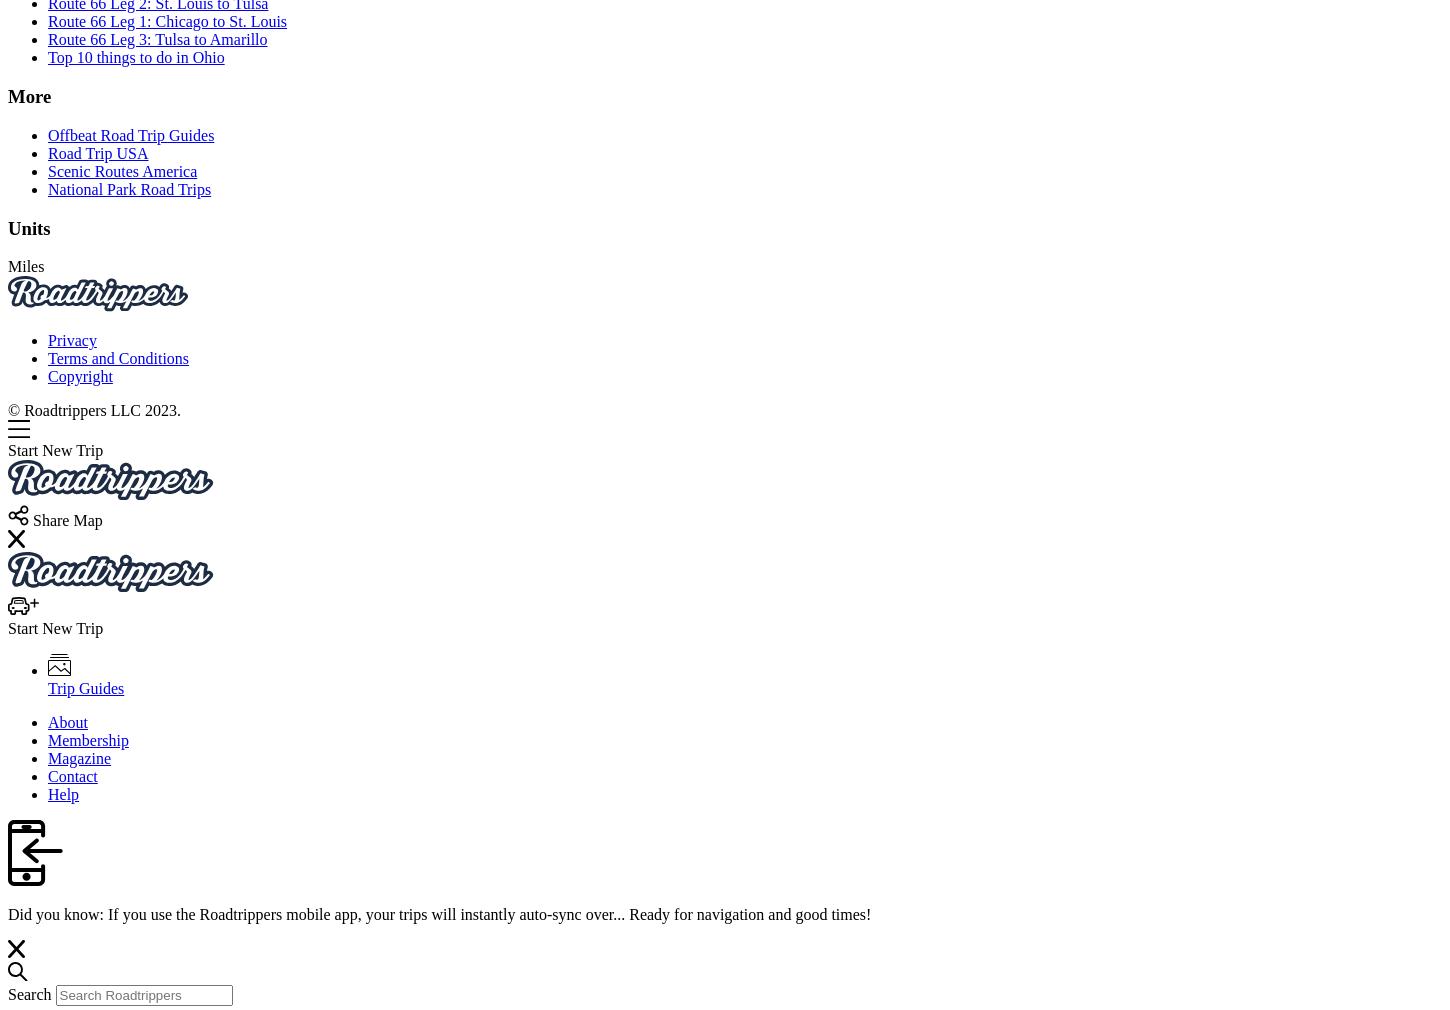  I want to click on 'Did you know: If you use the Roadtrippers mobile app, your trips will instantly auto-sync over... Ready for navigation and good times!', so click(7, 913).